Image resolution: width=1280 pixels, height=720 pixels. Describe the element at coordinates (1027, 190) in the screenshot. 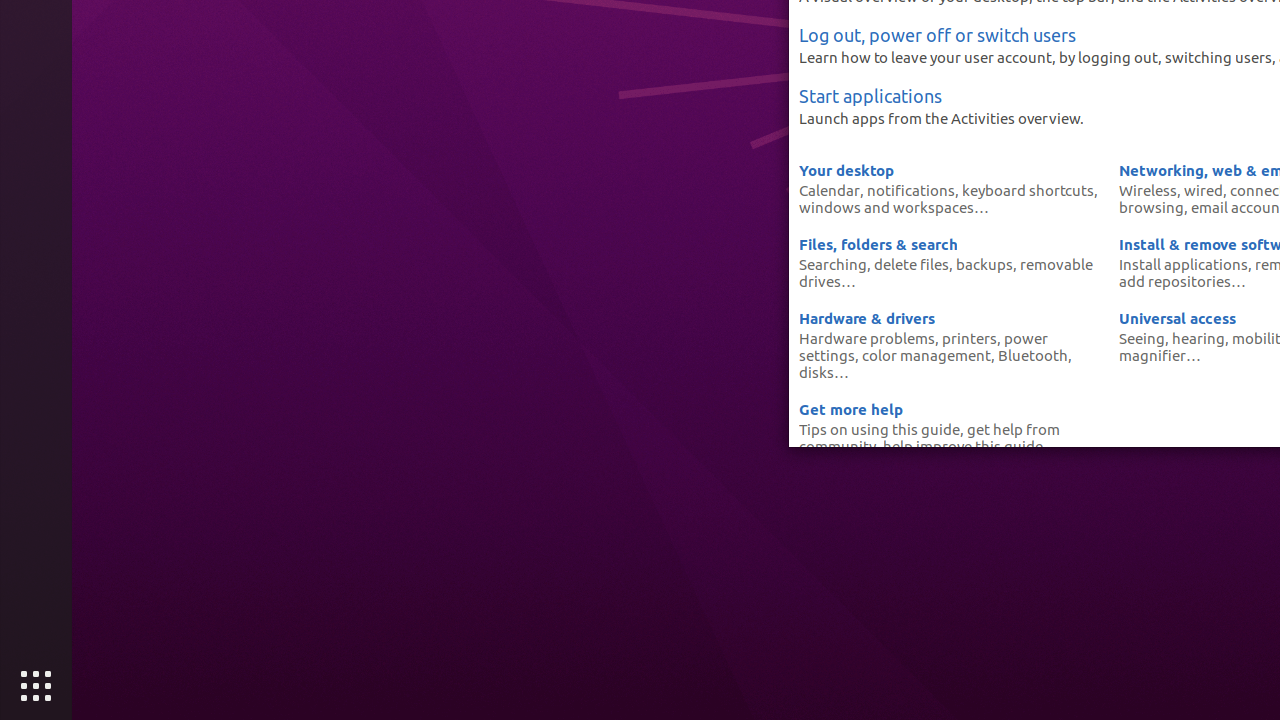

I see `'keyboard shortcuts'` at that location.